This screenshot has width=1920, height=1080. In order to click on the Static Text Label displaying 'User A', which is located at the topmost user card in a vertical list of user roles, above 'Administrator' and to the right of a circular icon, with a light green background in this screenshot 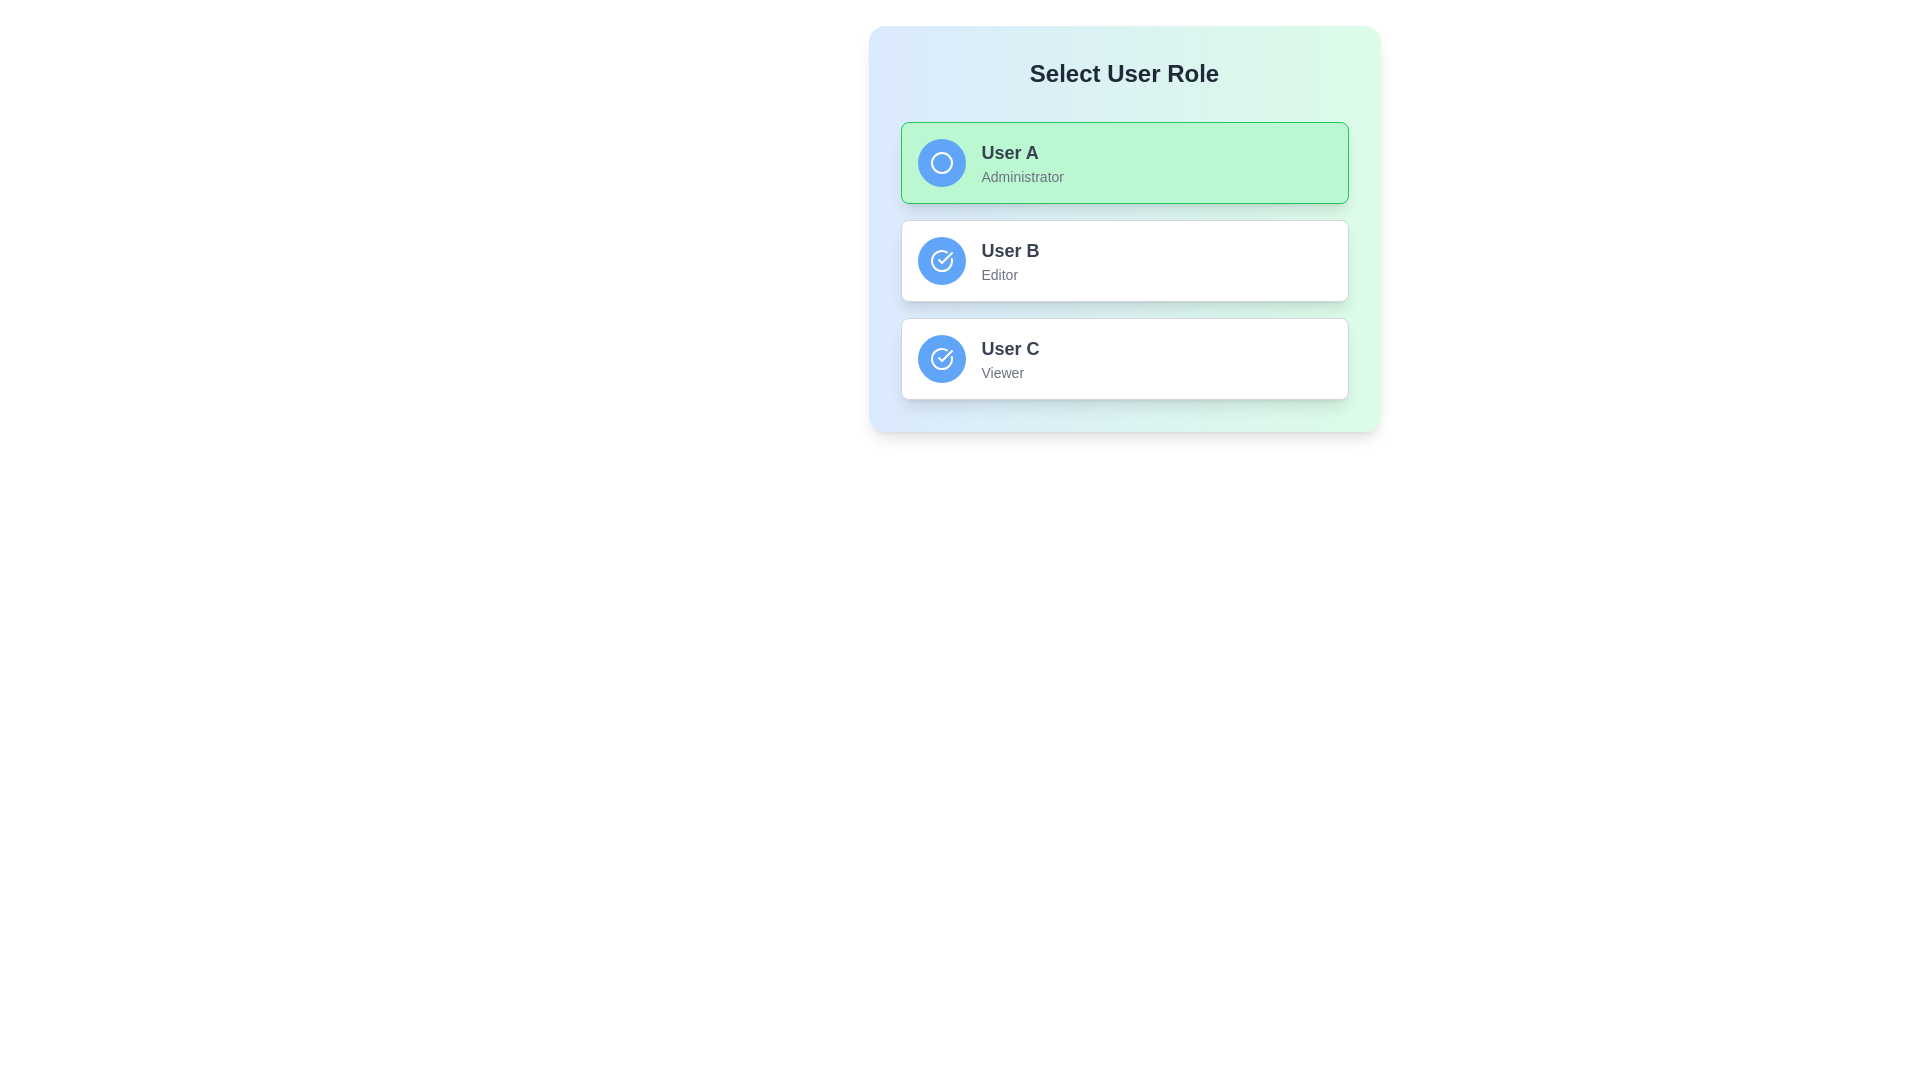, I will do `click(1022, 152)`.